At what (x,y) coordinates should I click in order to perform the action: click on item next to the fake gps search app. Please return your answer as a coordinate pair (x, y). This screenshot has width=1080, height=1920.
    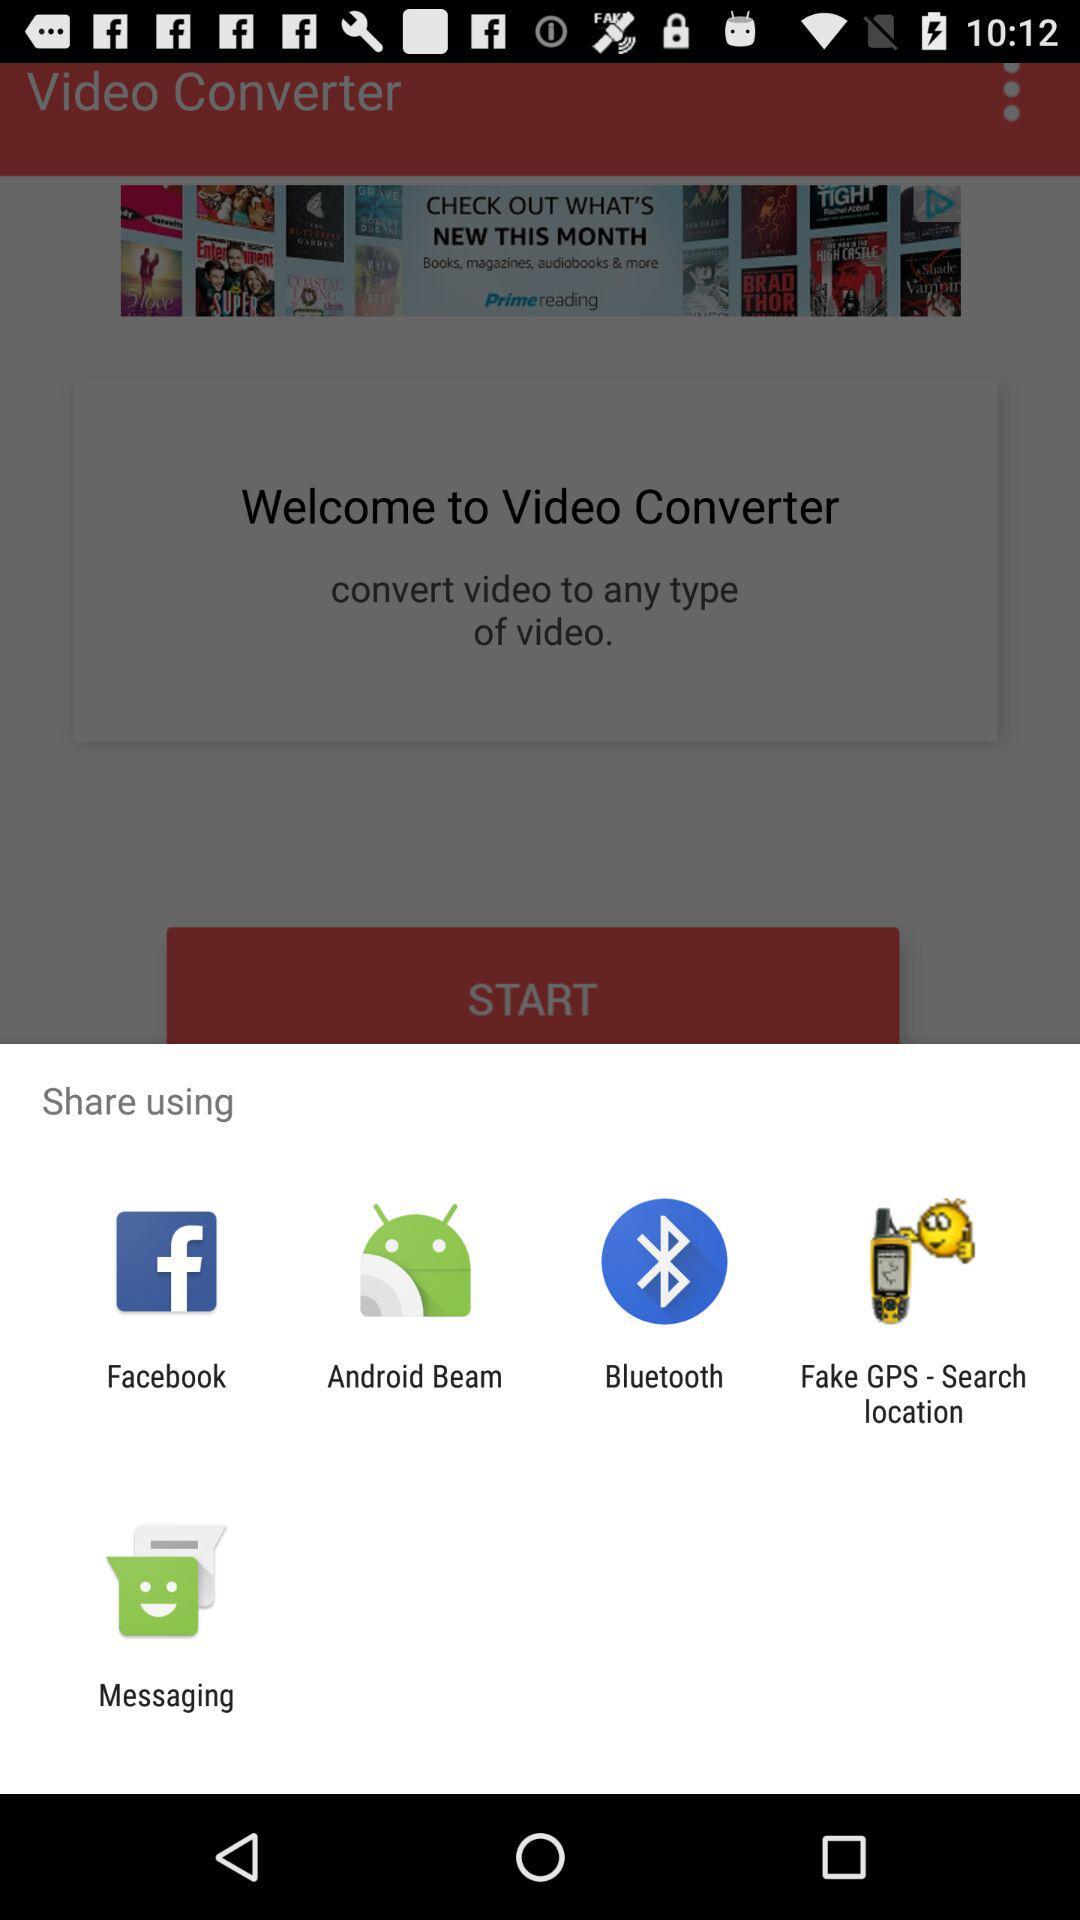
    Looking at the image, I should click on (664, 1392).